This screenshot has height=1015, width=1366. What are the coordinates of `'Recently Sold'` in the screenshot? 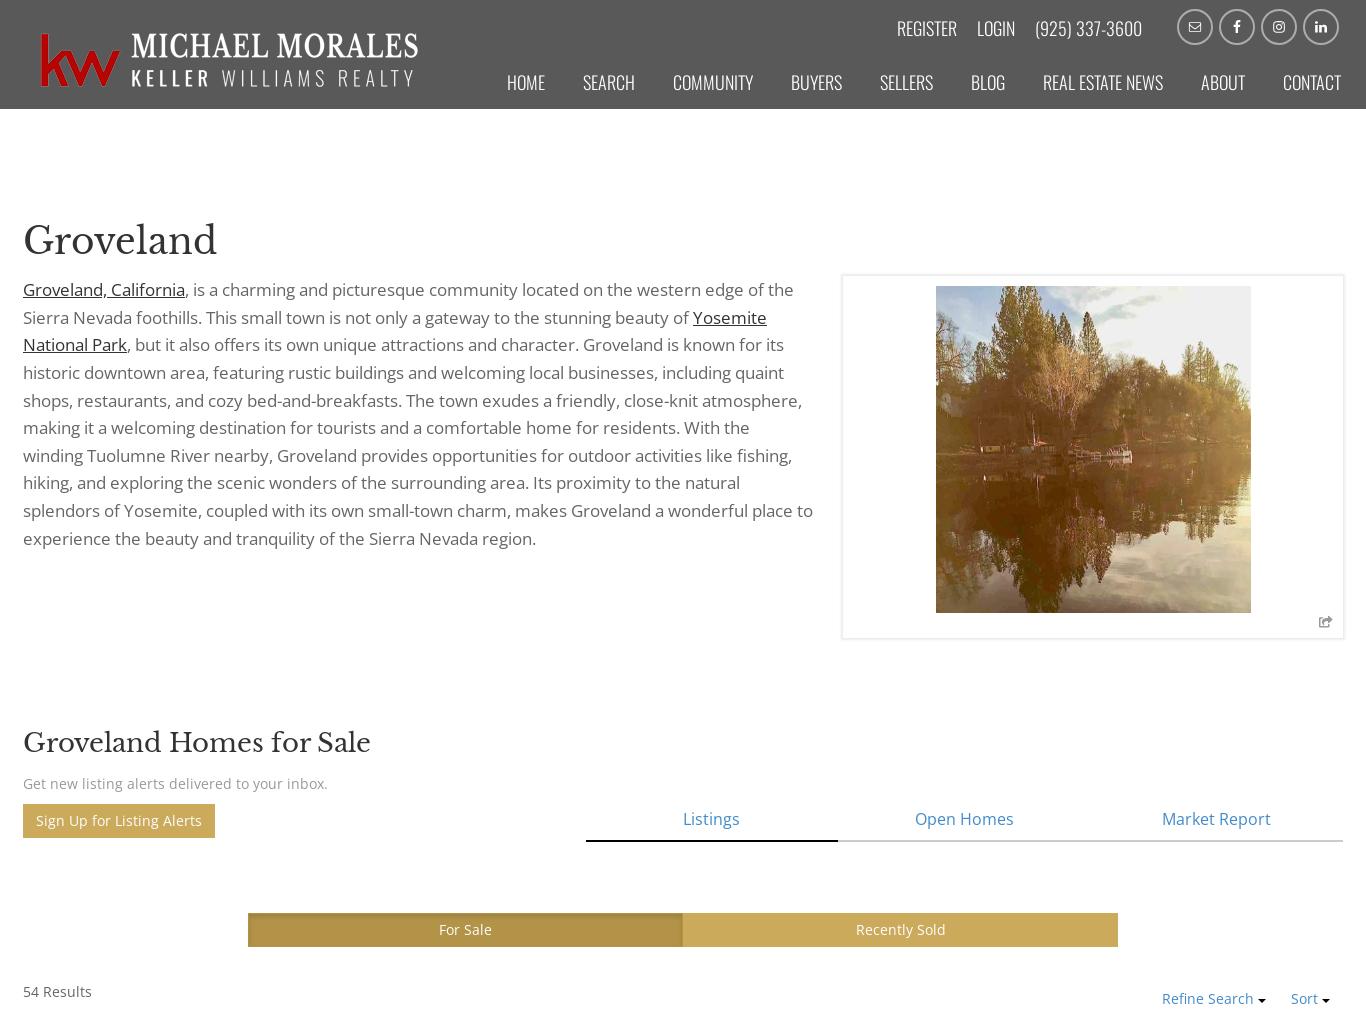 It's located at (899, 928).